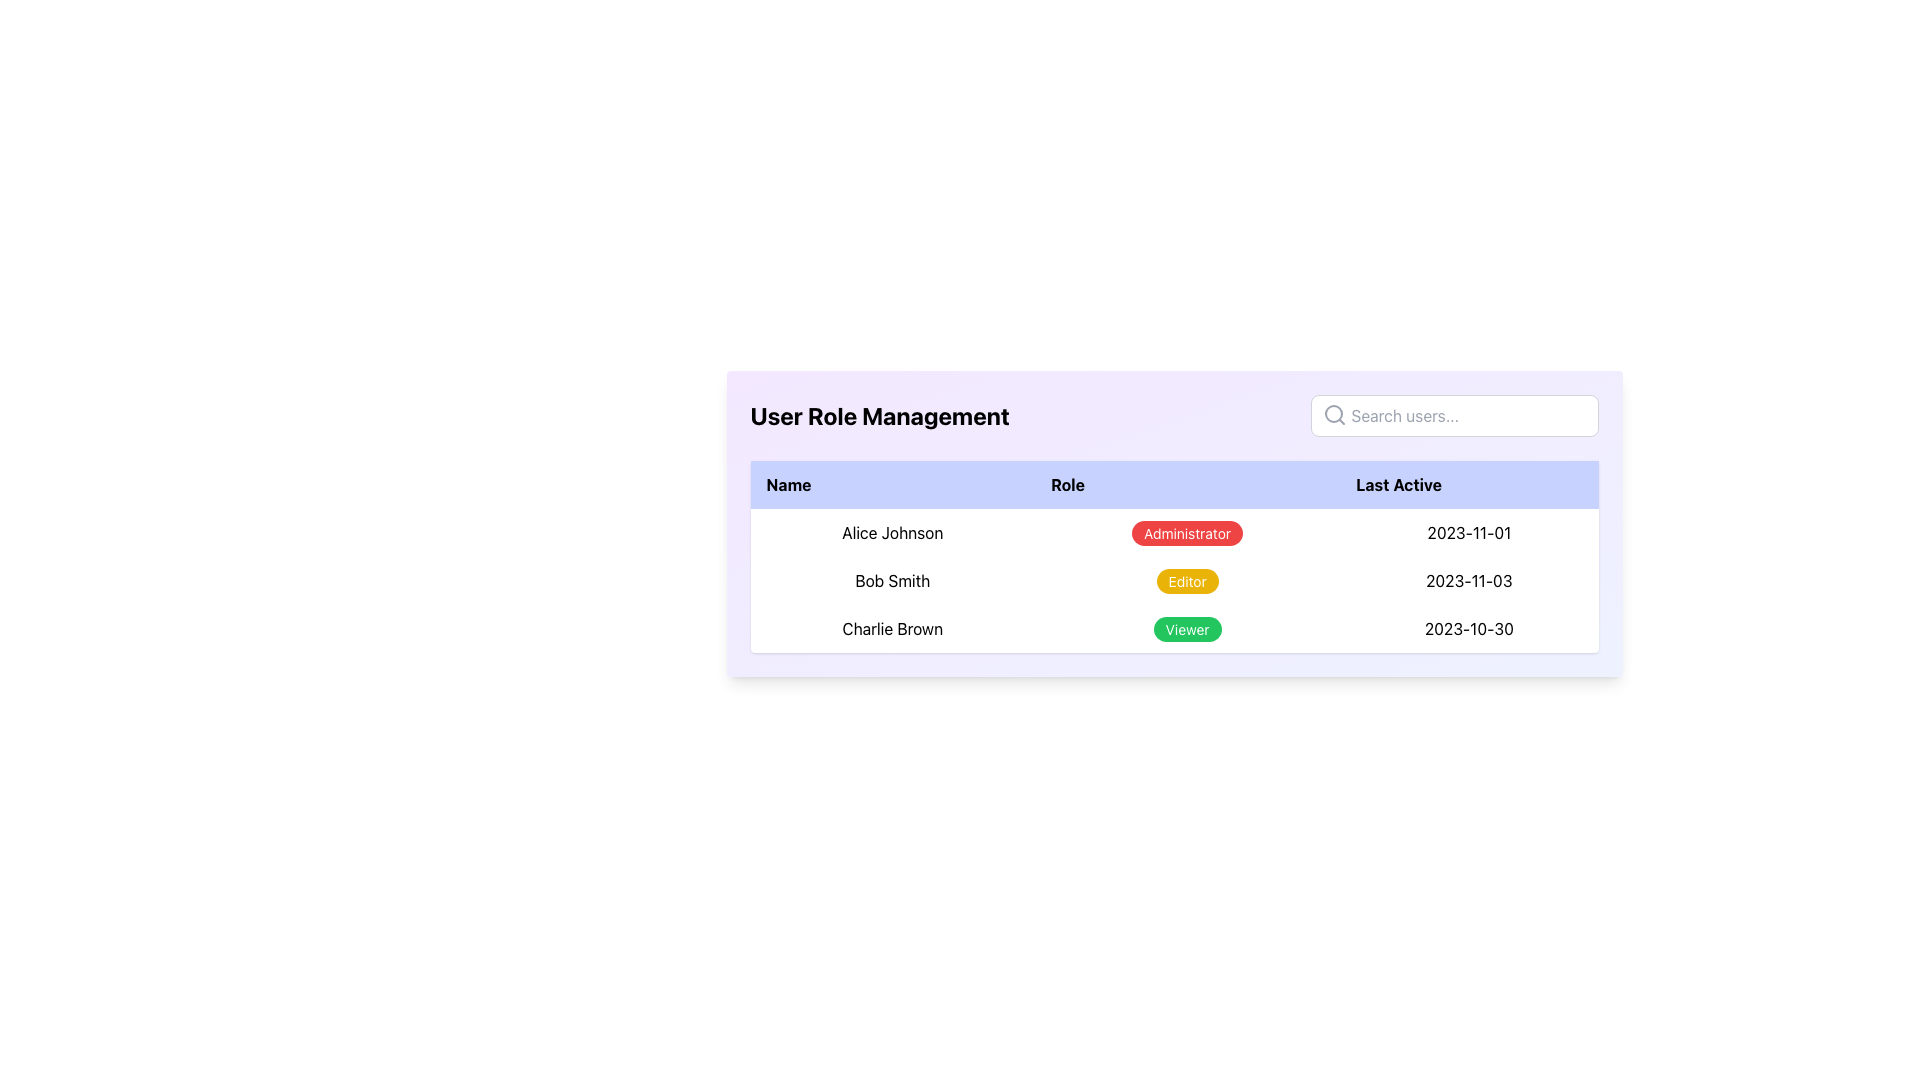  I want to click on the label displaying 'Administrator' in the Role column for Alice Johnson in the first row of the table, which has a bright red background and white text, so click(1187, 532).